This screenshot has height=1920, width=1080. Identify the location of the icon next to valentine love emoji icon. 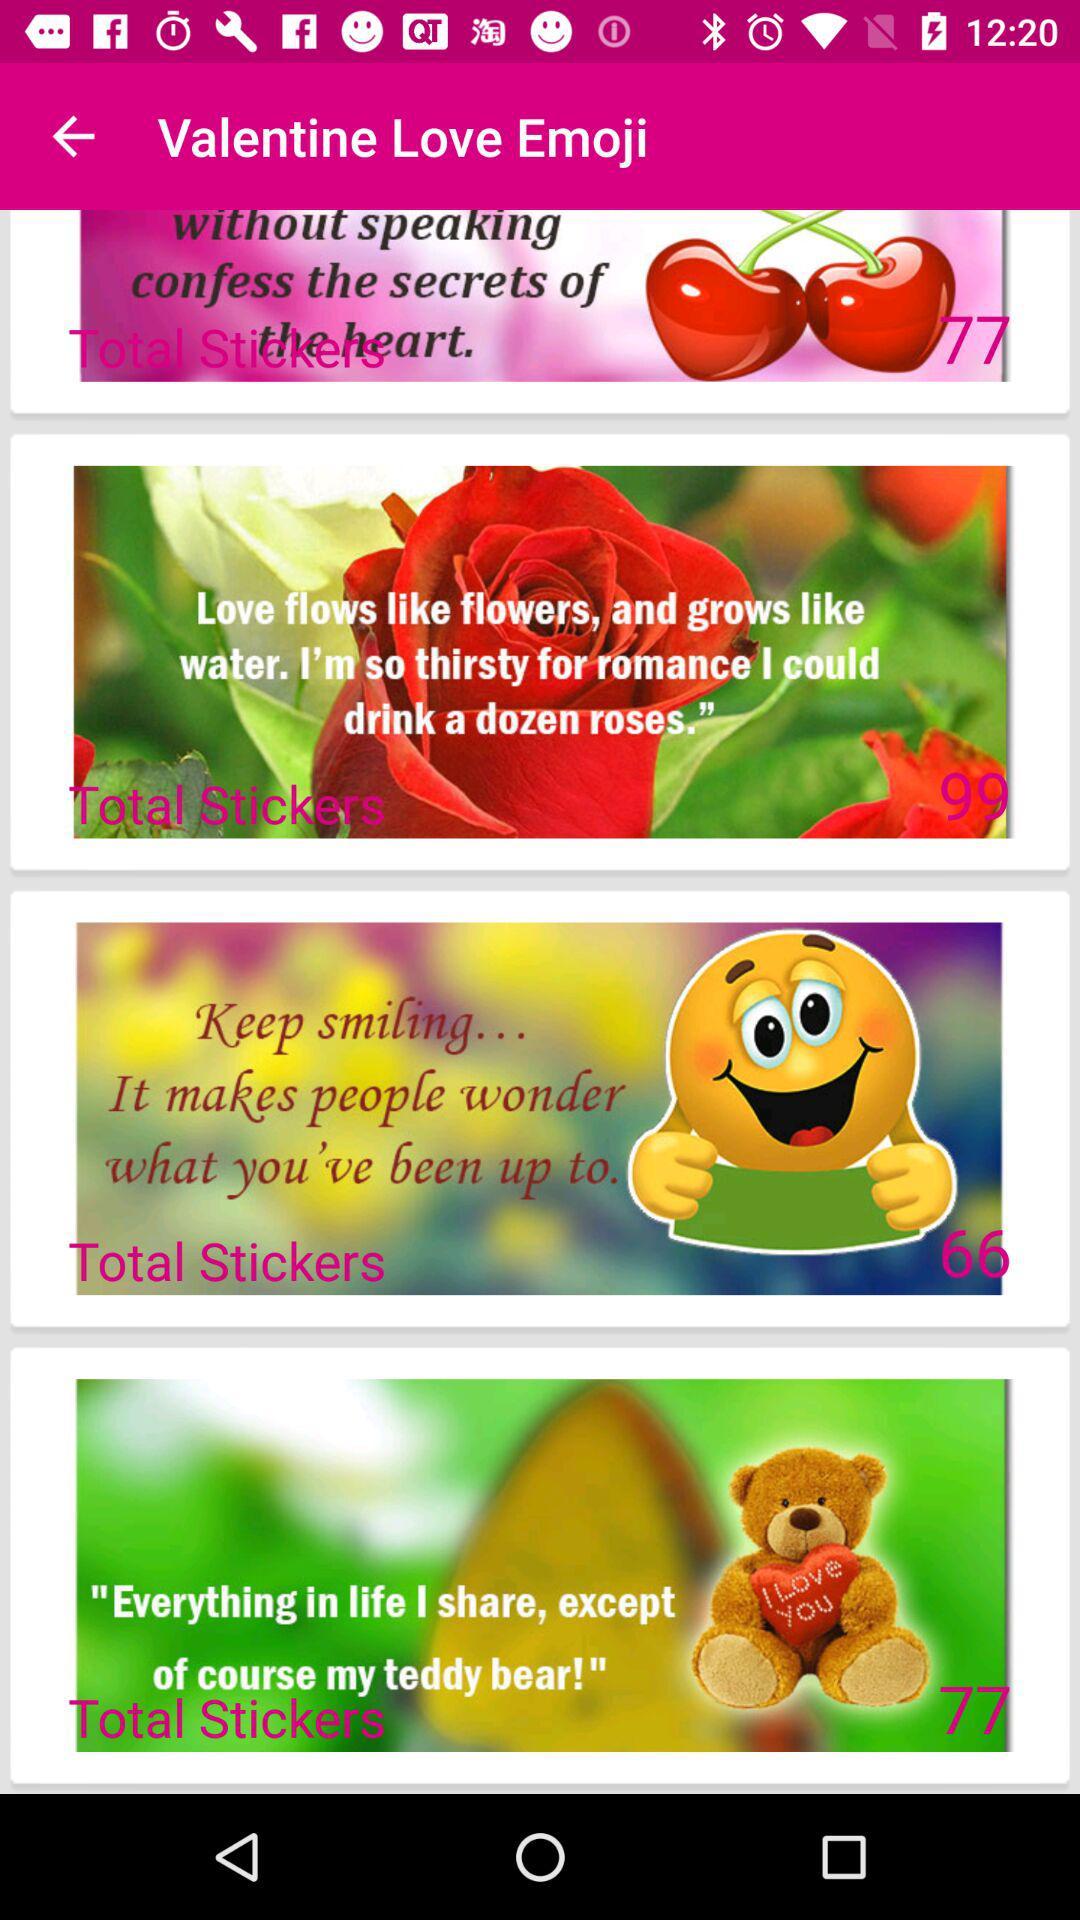
(72, 135).